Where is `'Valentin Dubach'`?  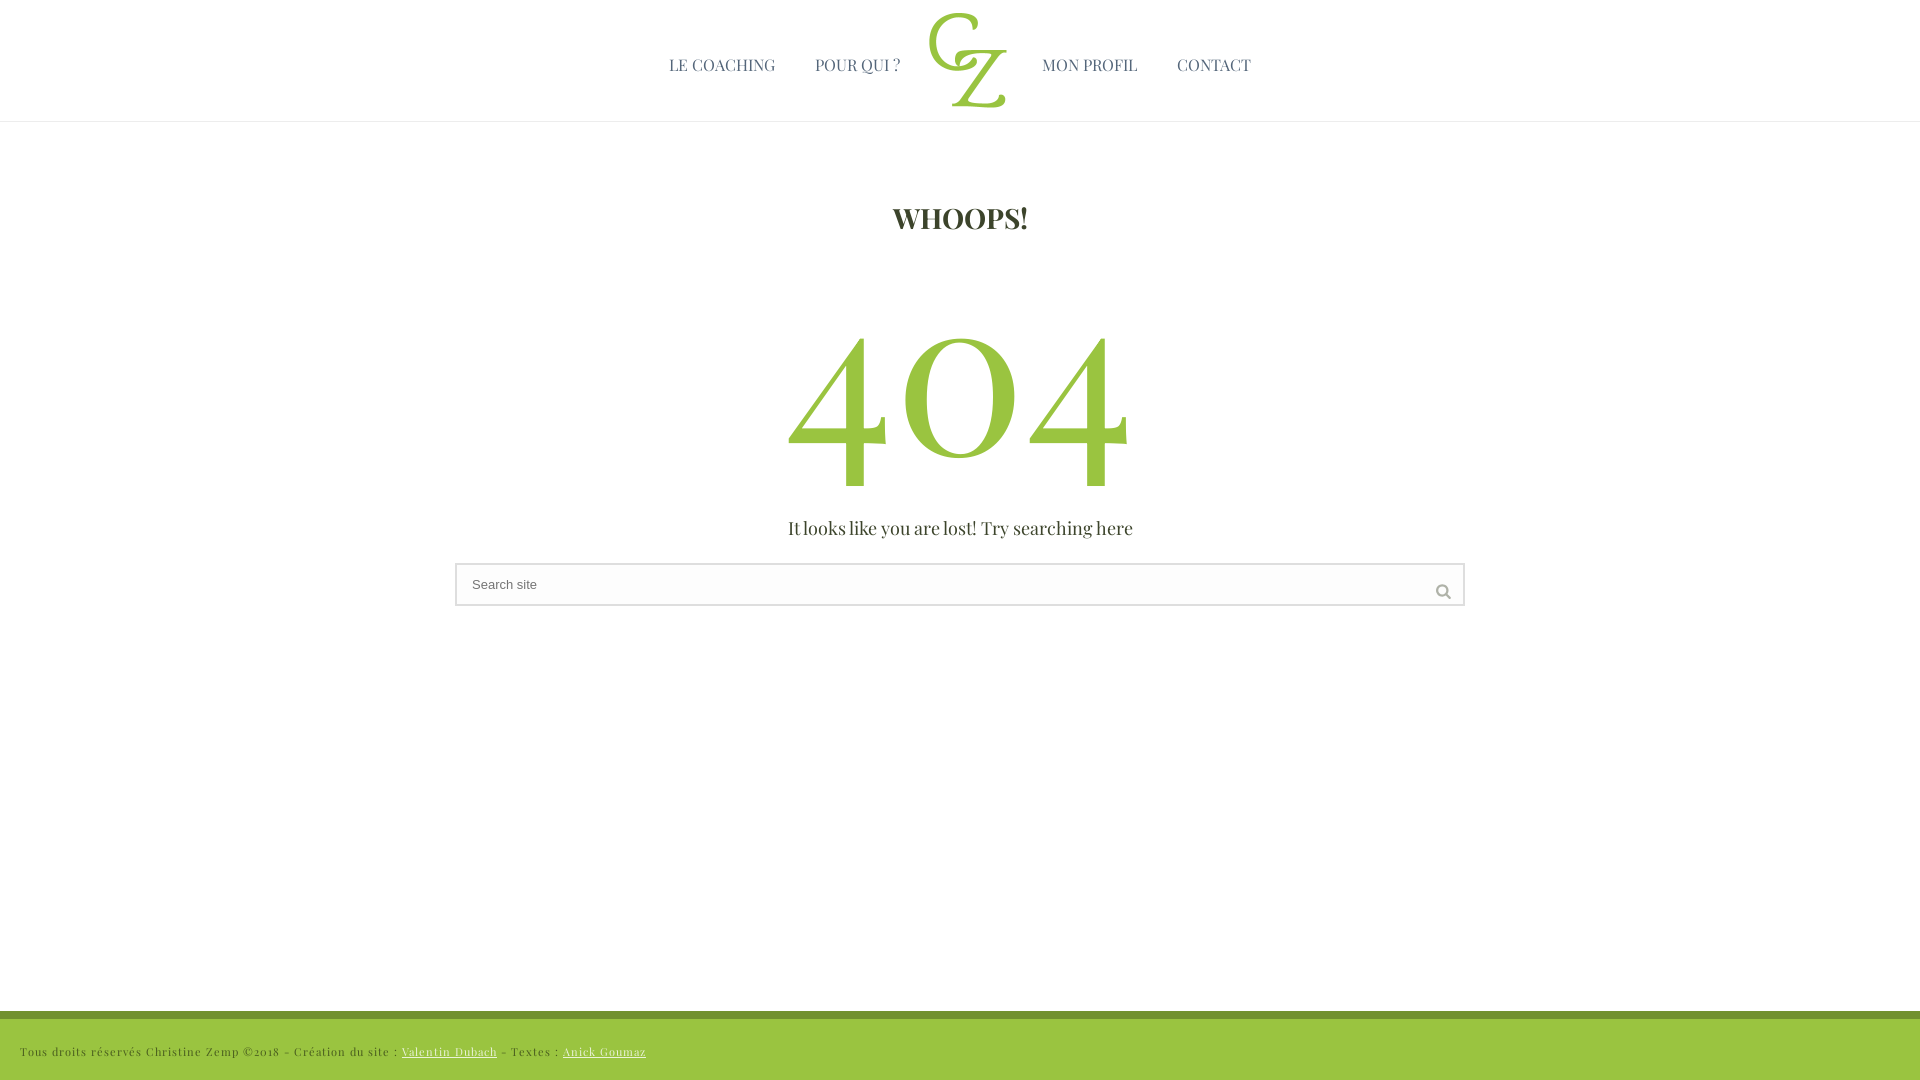 'Valentin Dubach' is located at coordinates (401, 1050).